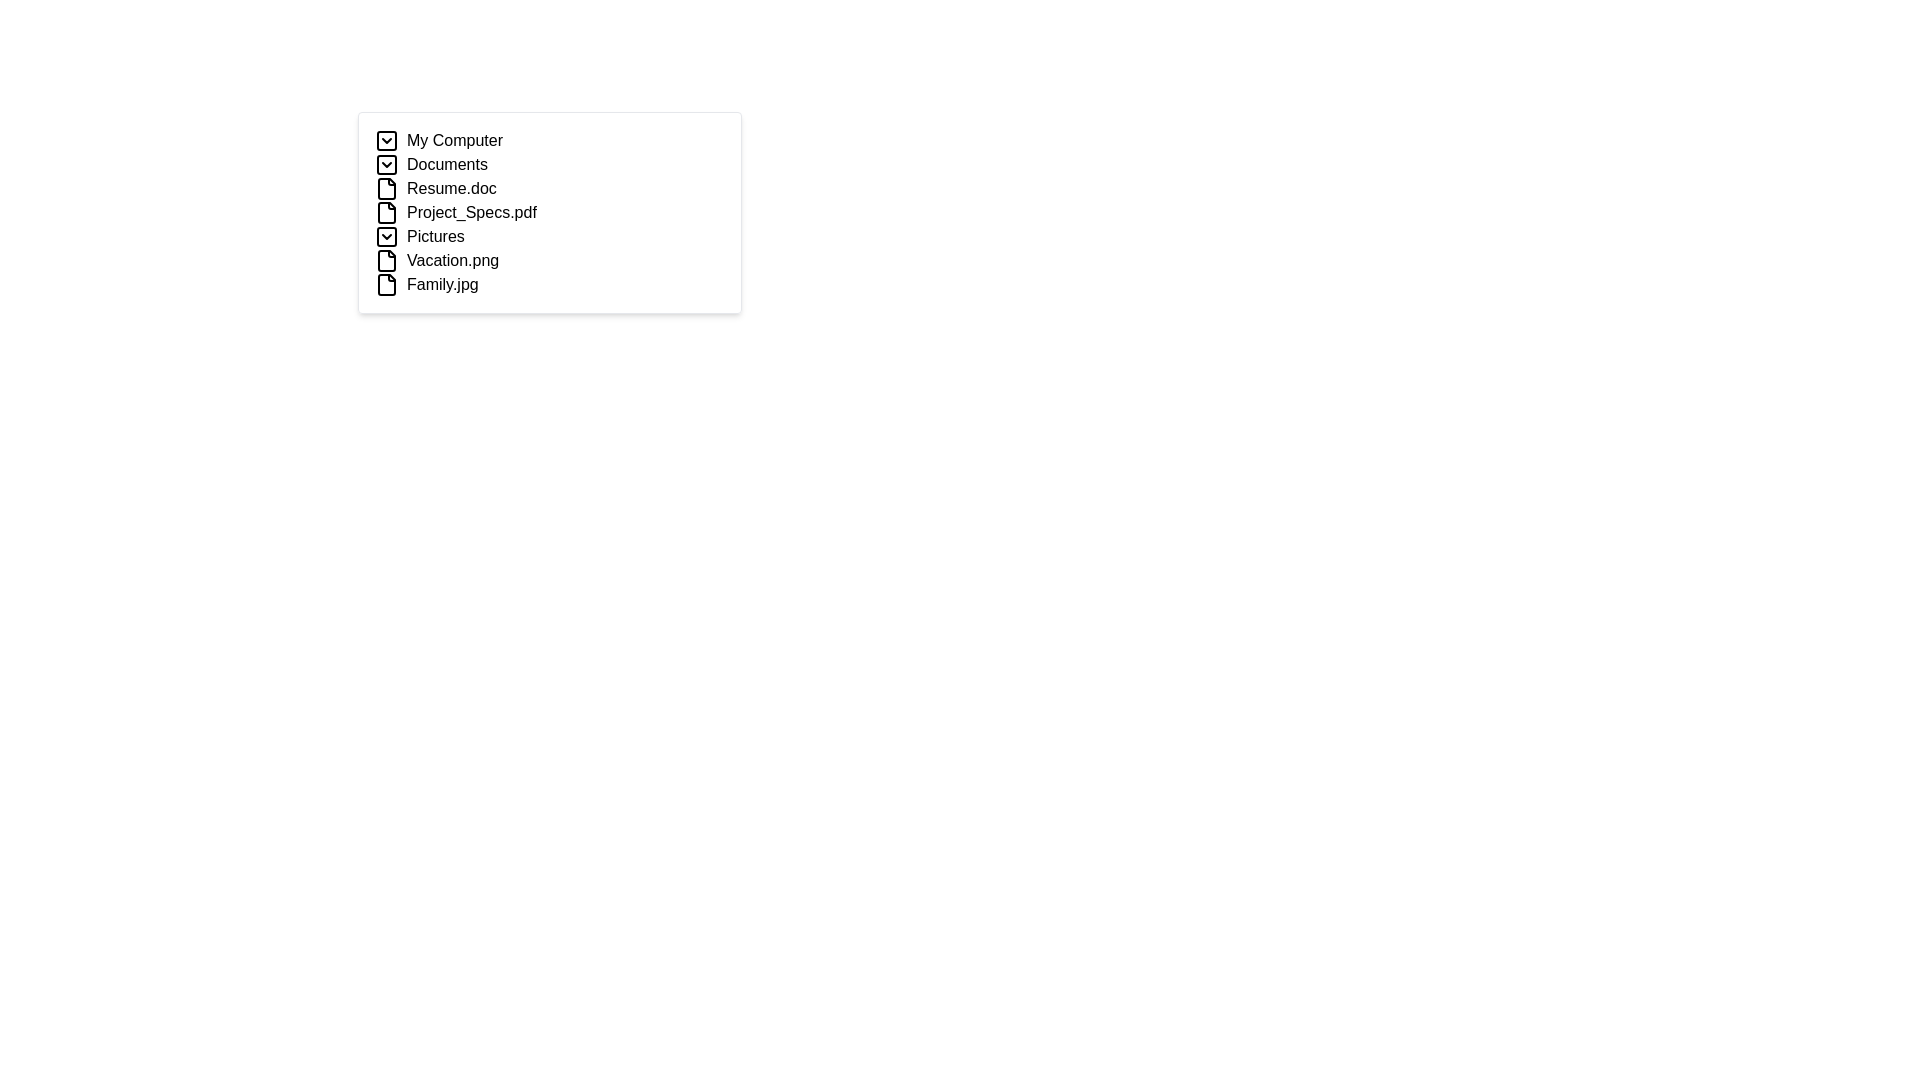 This screenshot has height=1080, width=1920. Describe the element at coordinates (550, 212) in the screenshot. I see `the List item representing the file 'Project_Specs.pdf'` at that location.